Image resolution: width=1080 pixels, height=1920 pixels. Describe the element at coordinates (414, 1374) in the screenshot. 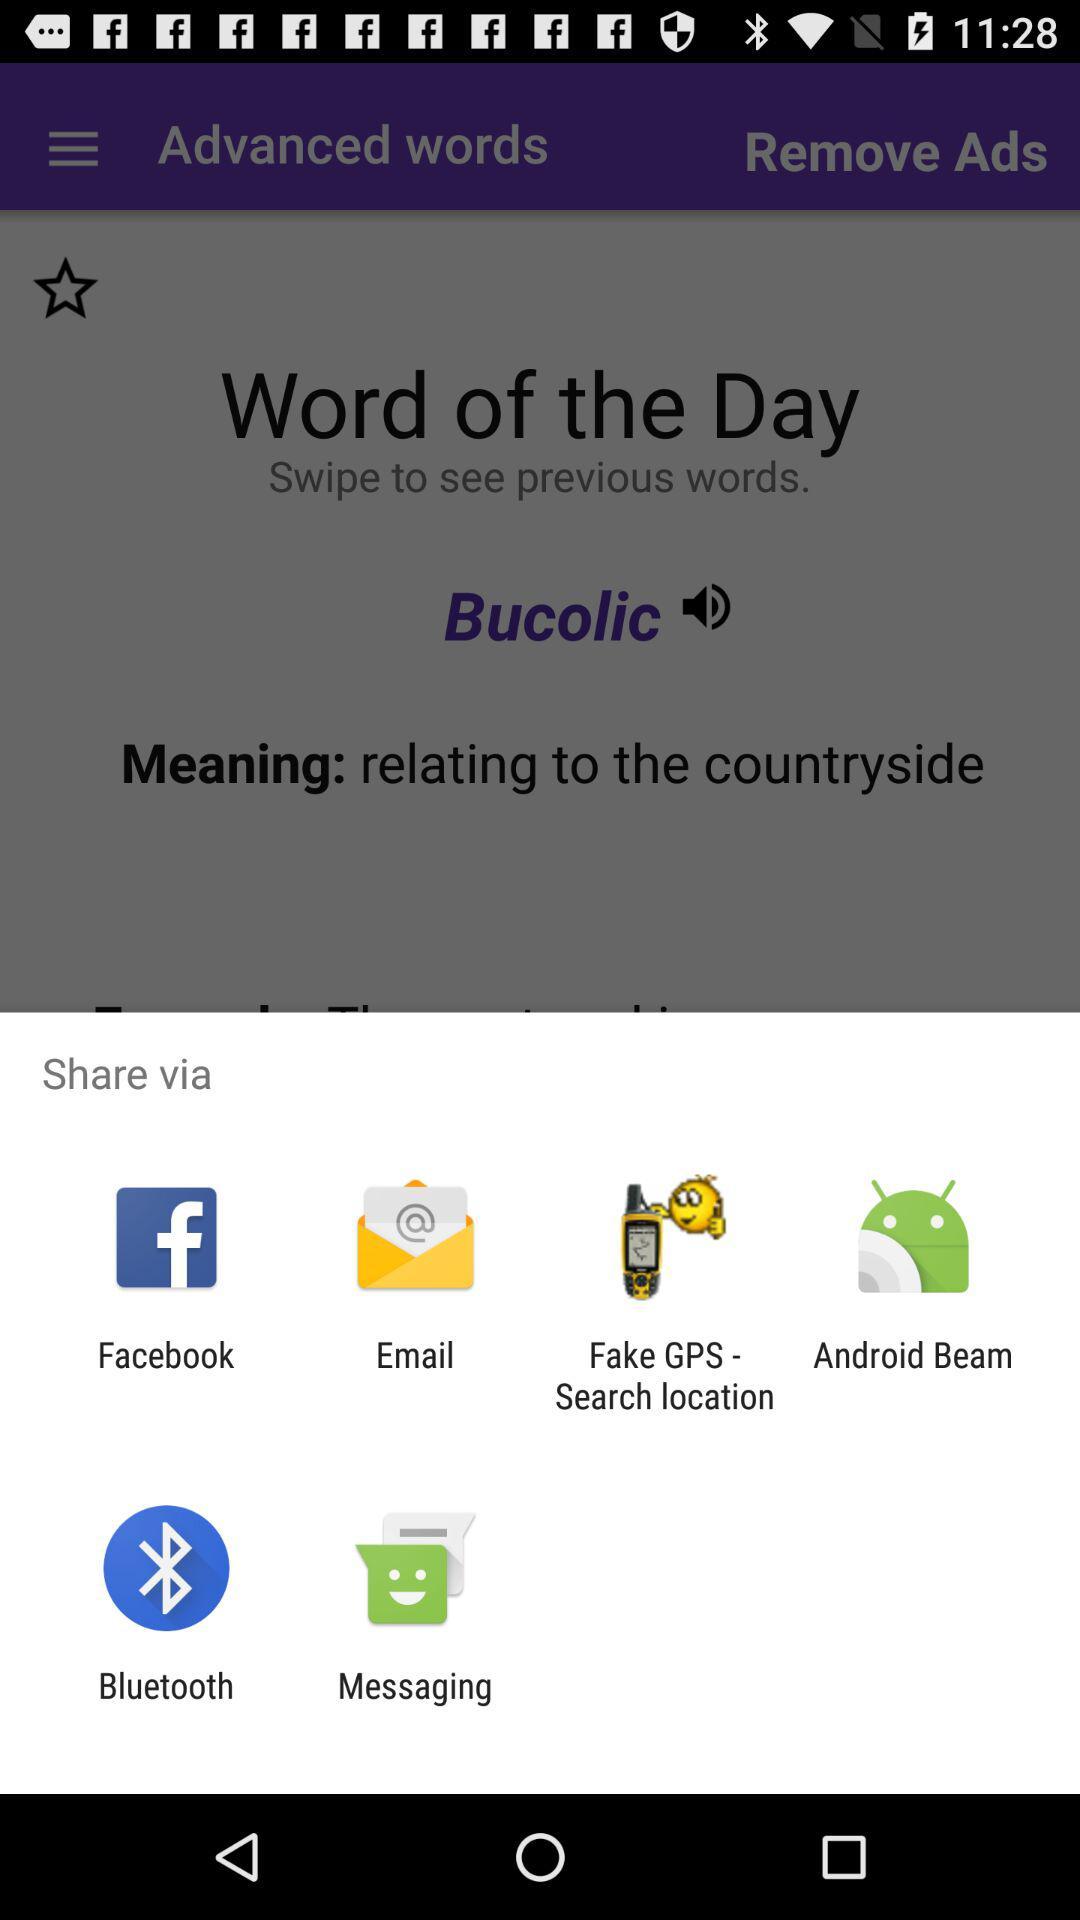

I see `the icon to the right of the facebook app` at that location.